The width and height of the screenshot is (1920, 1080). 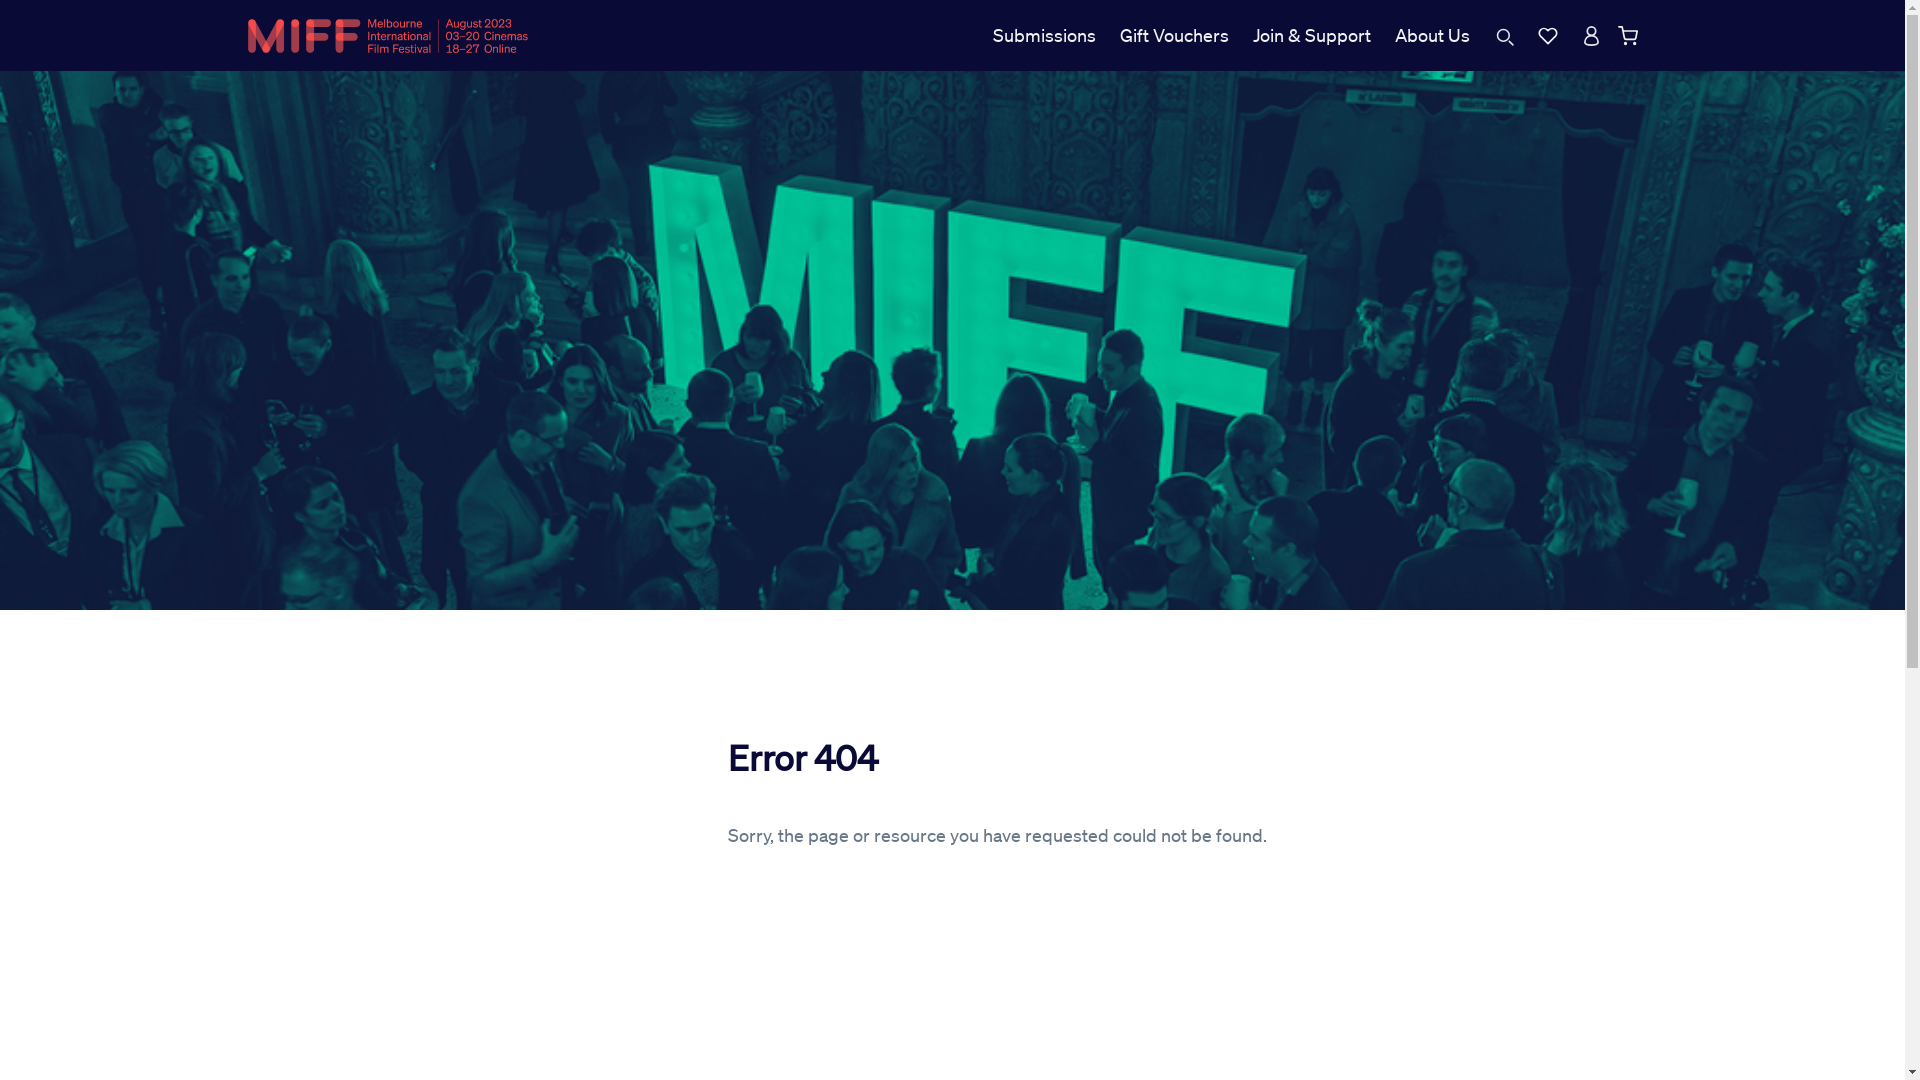 I want to click on 'About Us', so click(x=1430, y=35).